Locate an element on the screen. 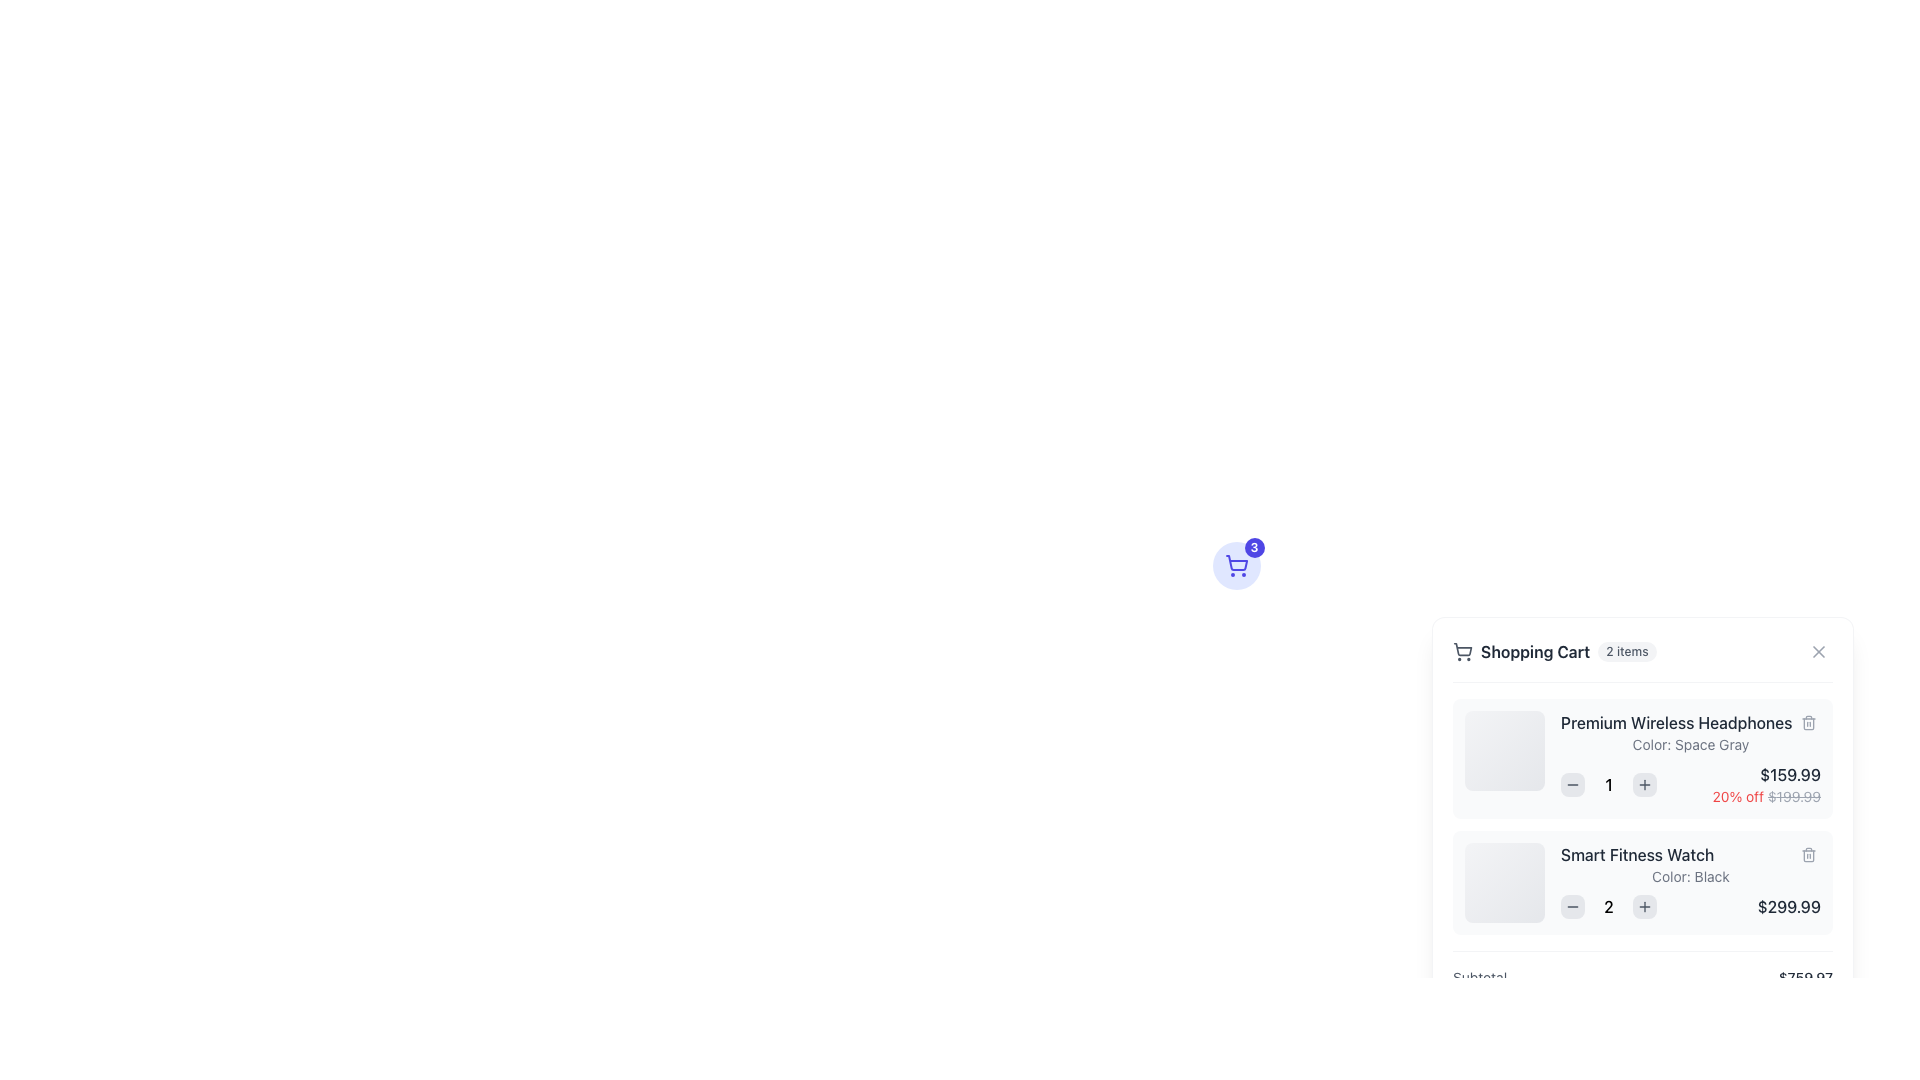 The width and height of the screenshot is (1920, 1080). the 'Subtotal' label in the shopping cart summary block, which indicates the subtotal amount of the cart is located at coordinates (1480, 977).